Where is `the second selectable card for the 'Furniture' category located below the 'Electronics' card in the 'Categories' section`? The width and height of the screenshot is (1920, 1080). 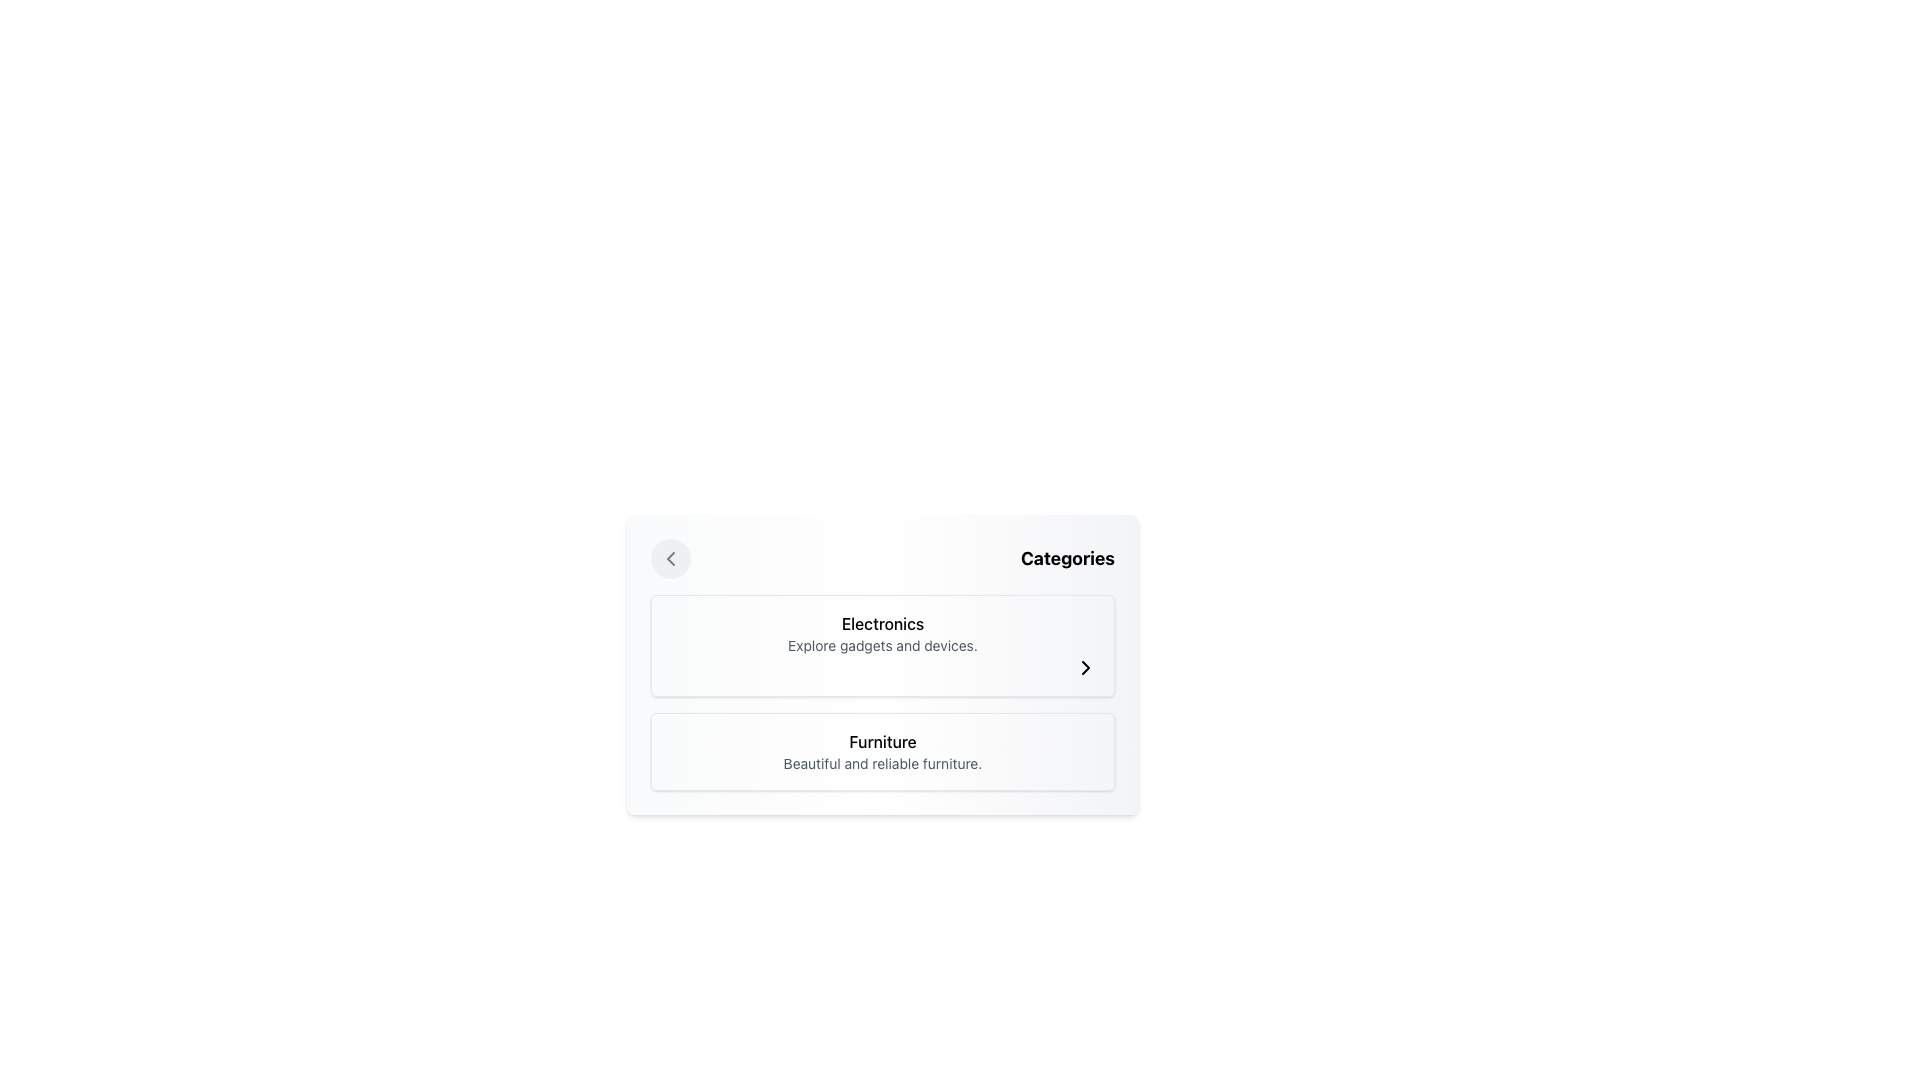
the second selectable card for the 'Furniture' category located below the 'Electronics' card in the 'Categories' section is located at coordinates (882, 752).